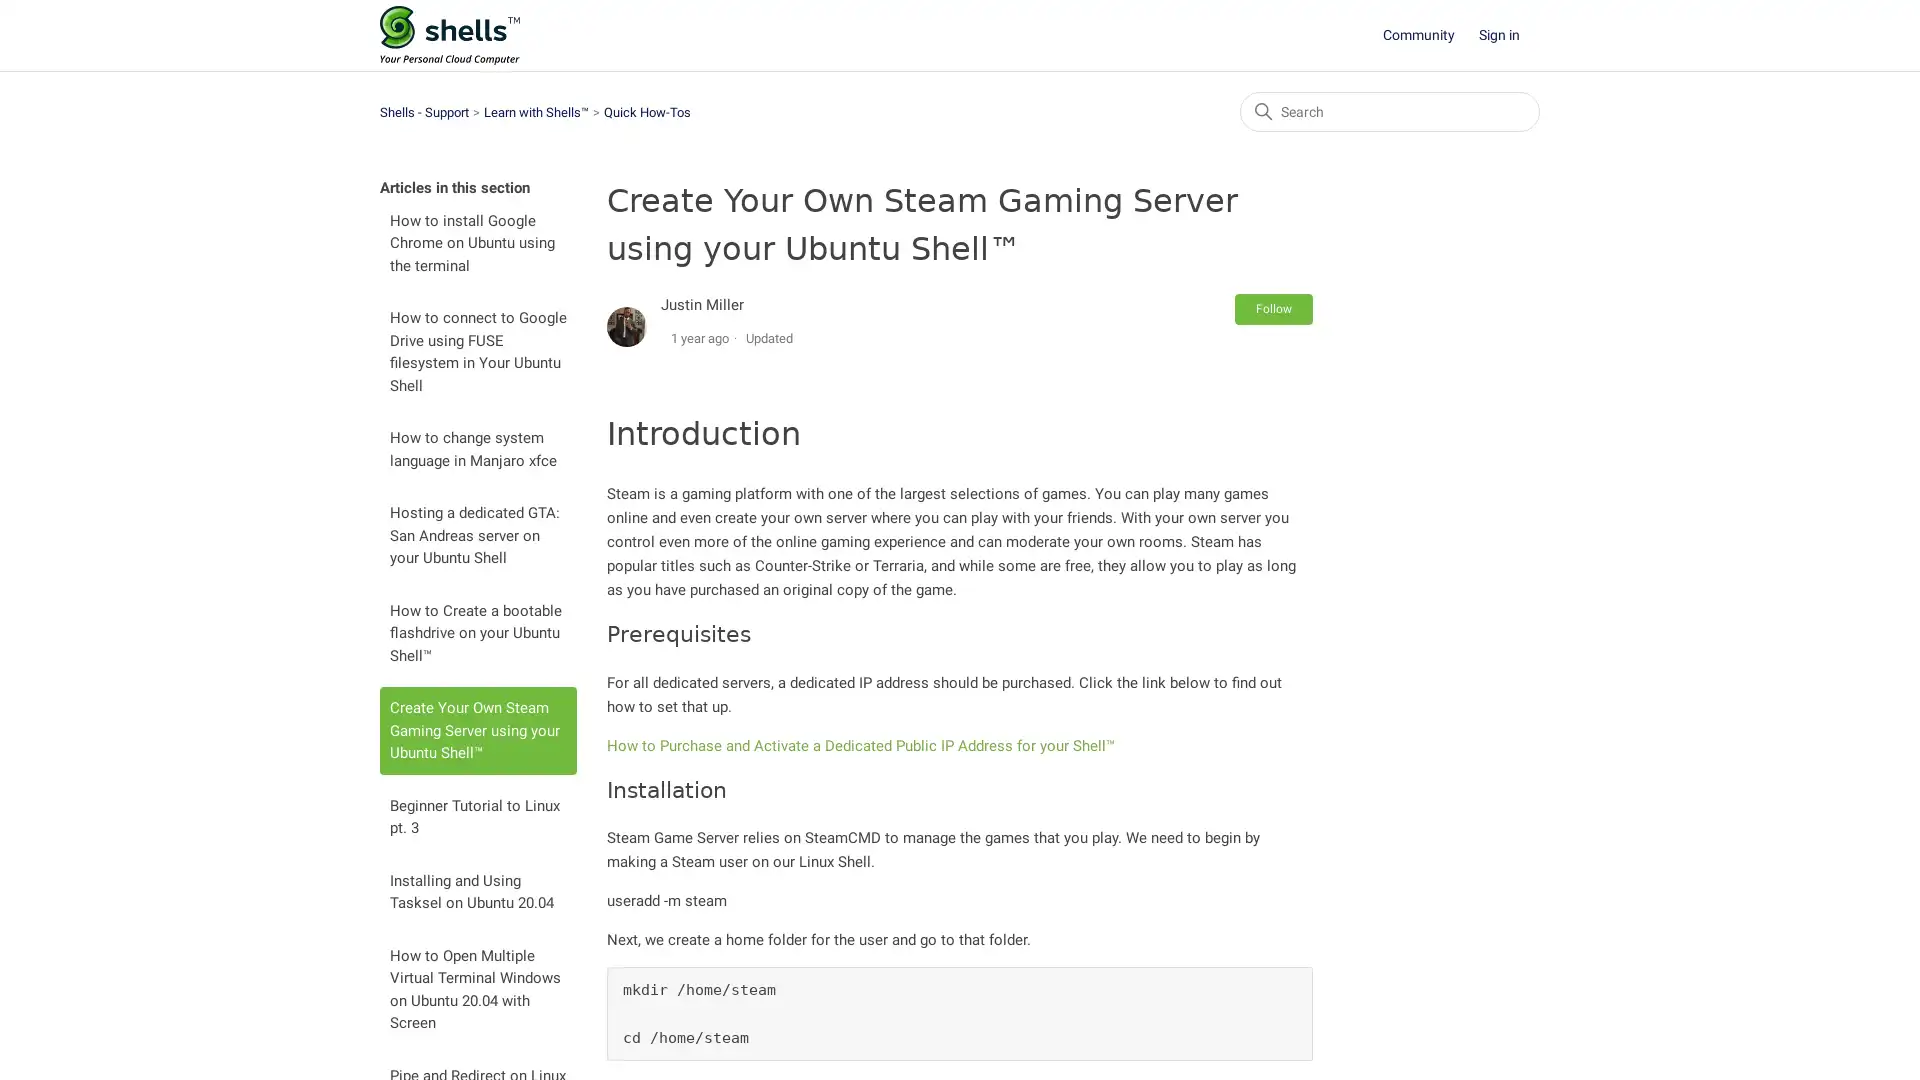 The width and height of the screenshot is (1920, 1080). I want to click on Sign in, so click(1509, 35).